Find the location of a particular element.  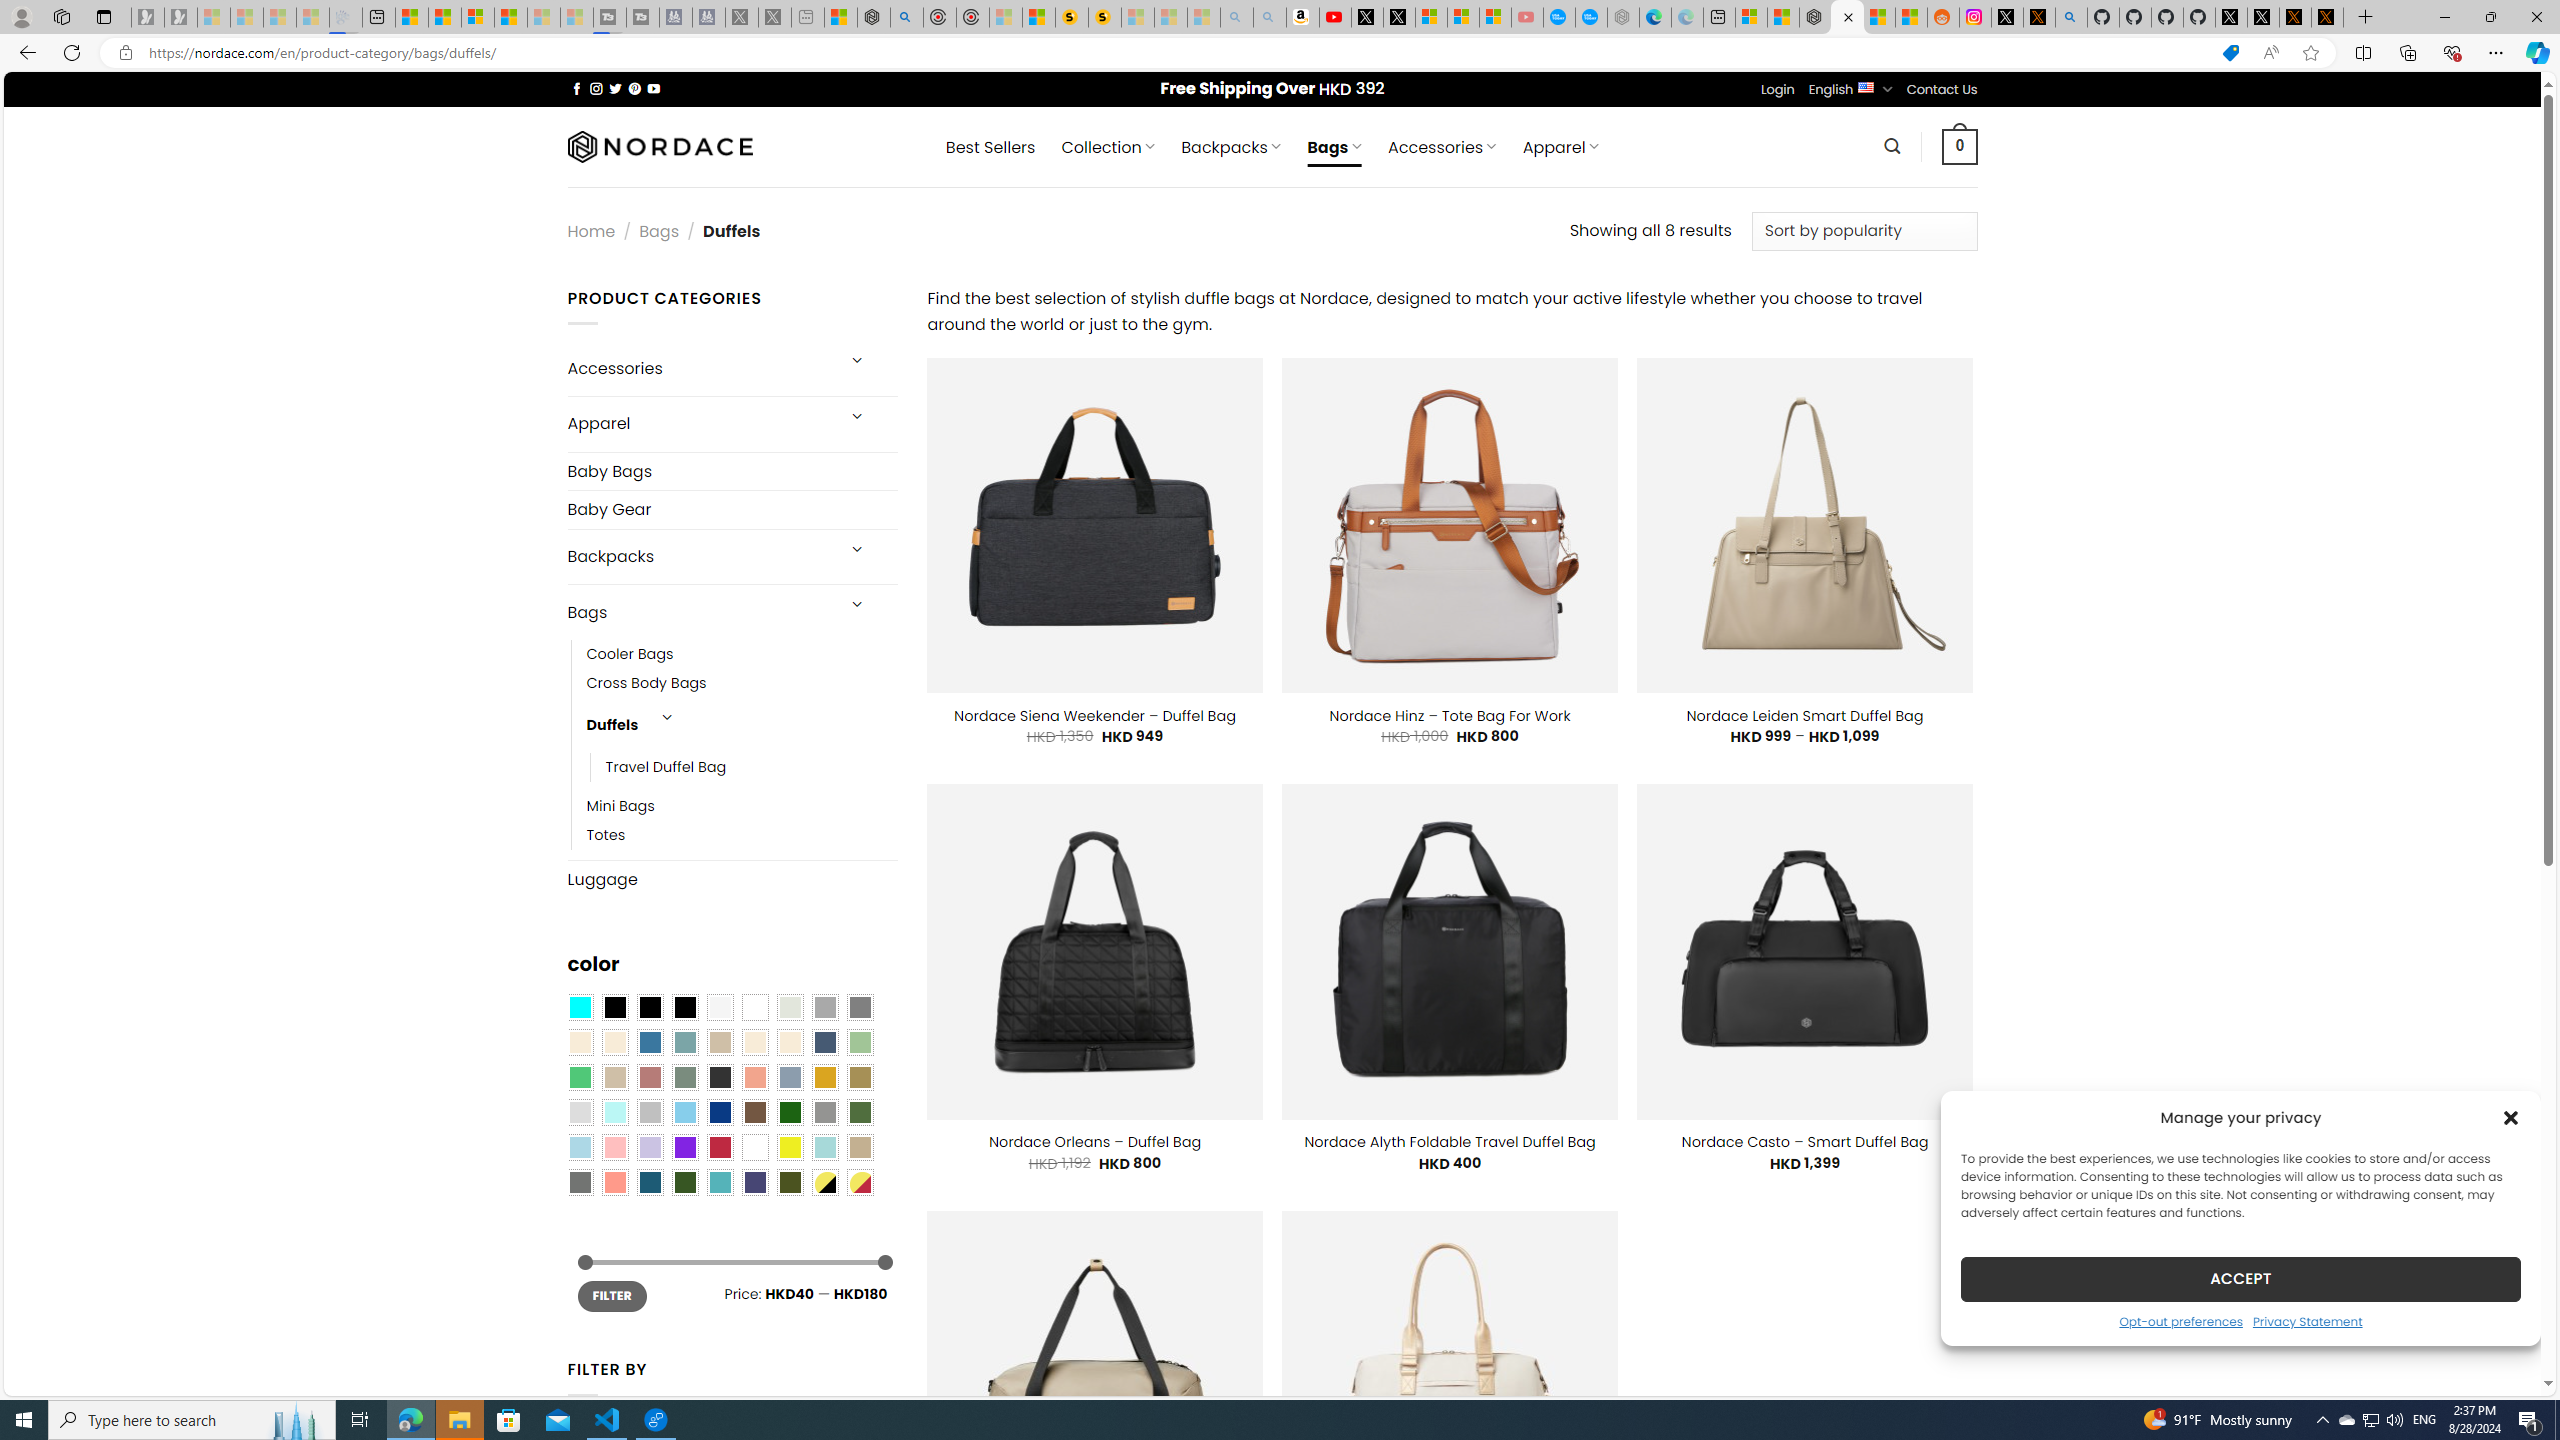

'Clear' is located at coordinates (754, 1007).